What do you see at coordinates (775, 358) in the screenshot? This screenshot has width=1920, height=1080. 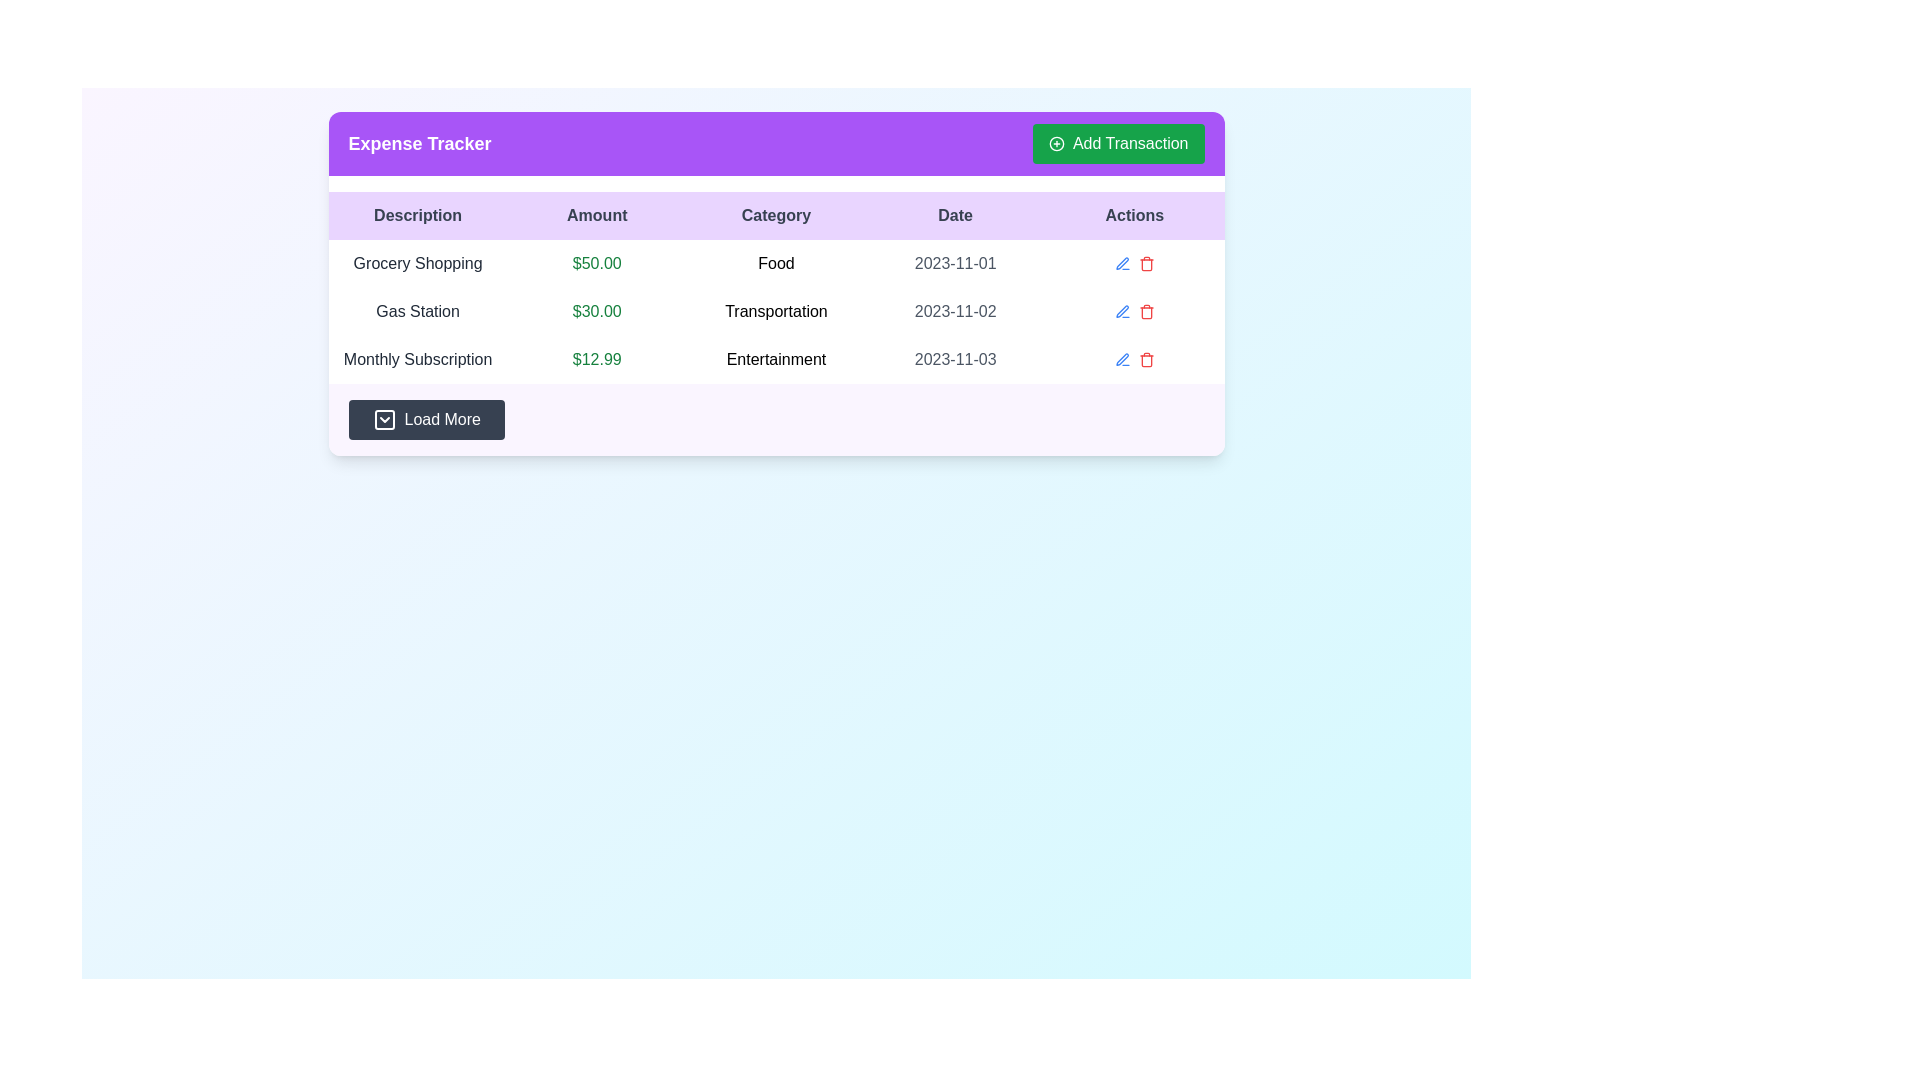 I see `the Text Label in the 'Category' column that identifies 'Entertainment' in the third row of the table, located between the price '$12.99' and the date '2023-11-03'` at bounding box center [775, 358].